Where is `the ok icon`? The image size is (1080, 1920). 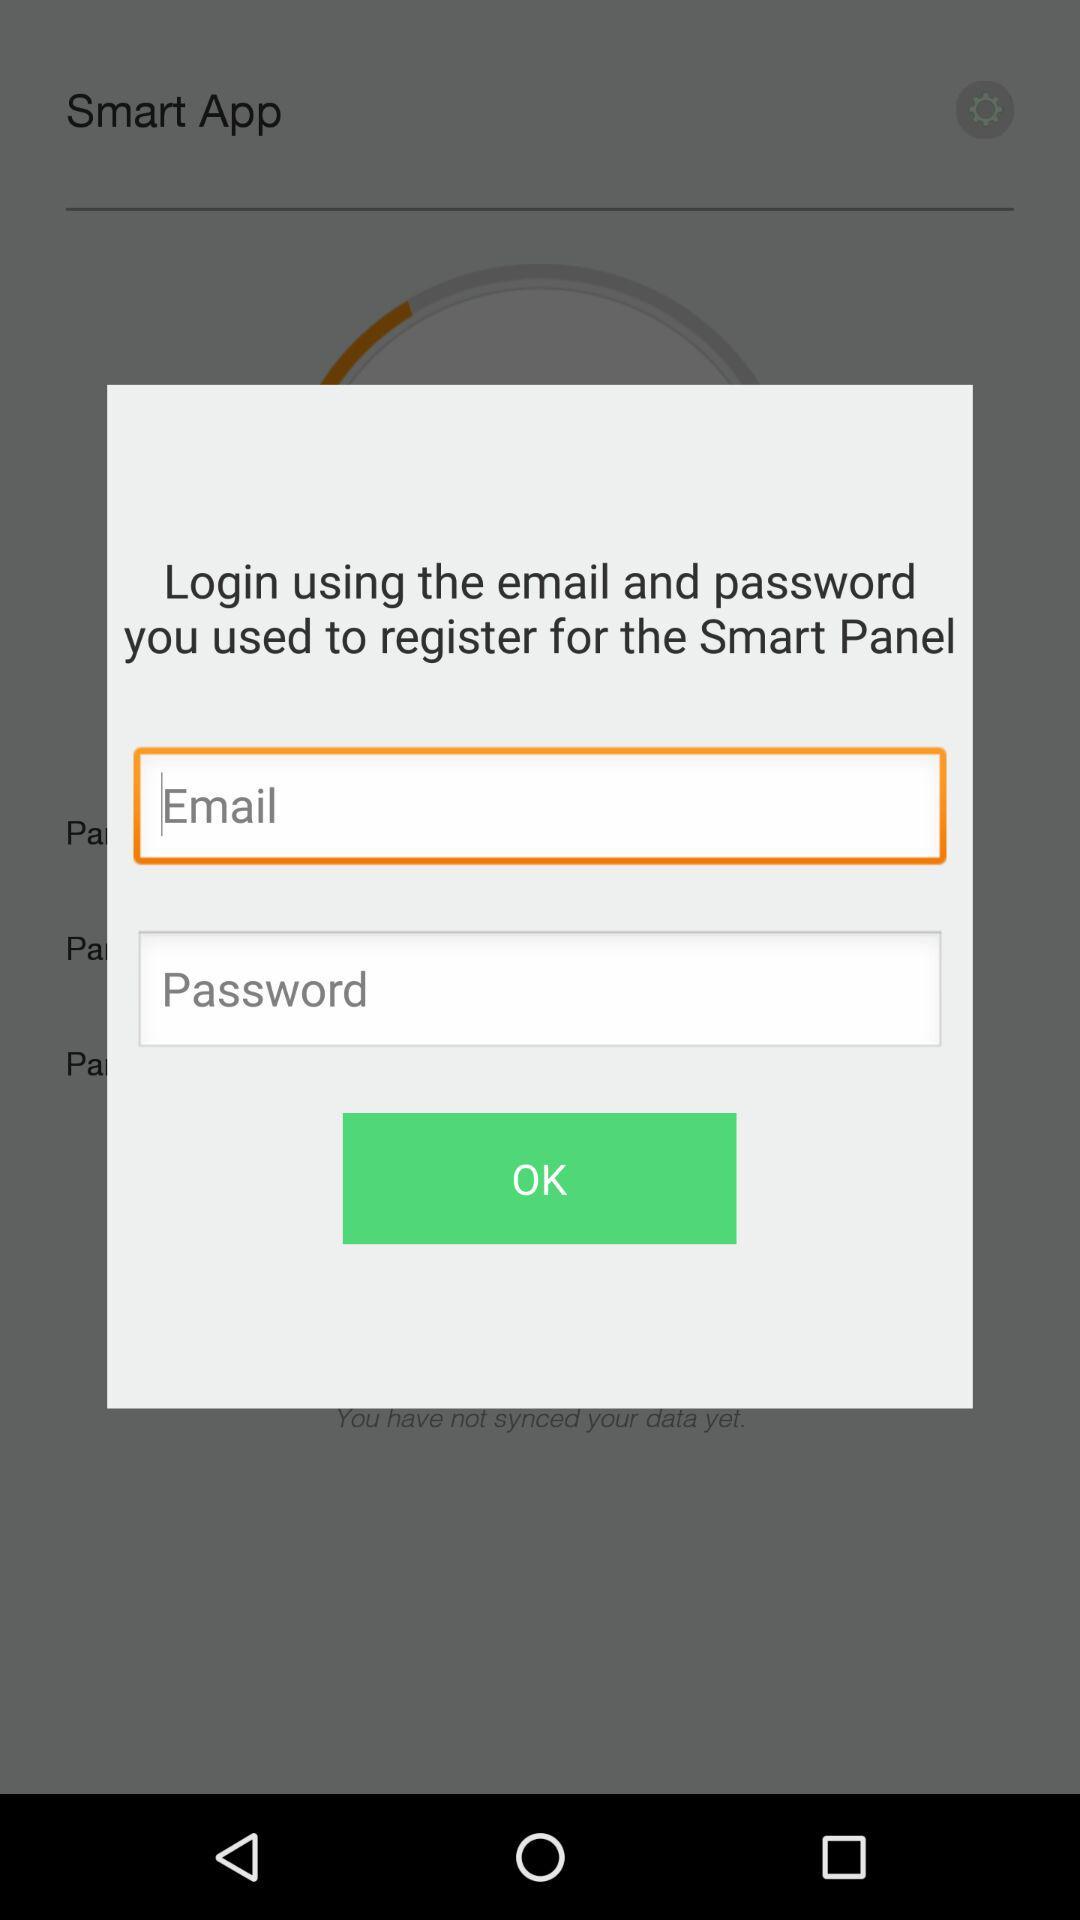 the ok icon is located at coordinates (538, 1178).